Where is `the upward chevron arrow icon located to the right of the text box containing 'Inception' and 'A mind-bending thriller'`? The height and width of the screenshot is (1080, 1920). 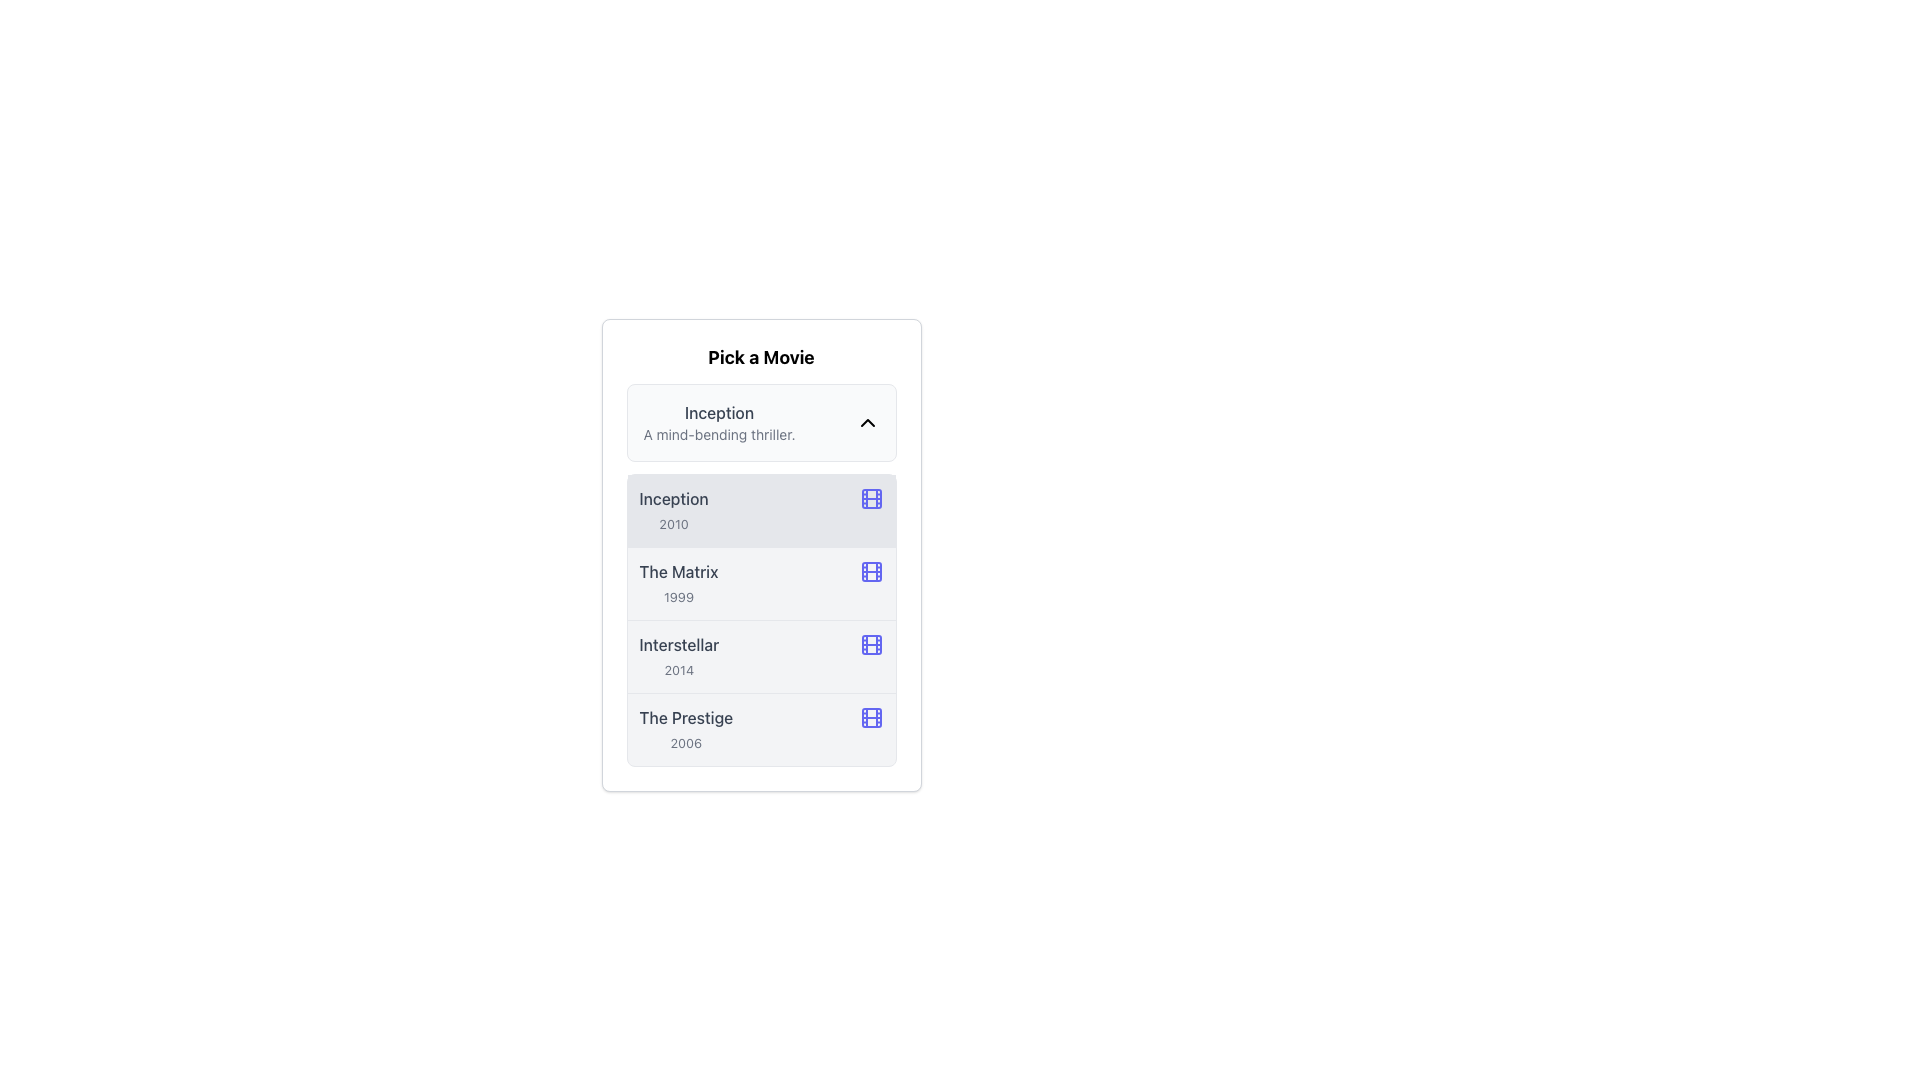 the upward chevron arrow icon located to the right of the text box containing 'Inception' and 'A mind-bending thriller' is located at coordinates (867, 422).